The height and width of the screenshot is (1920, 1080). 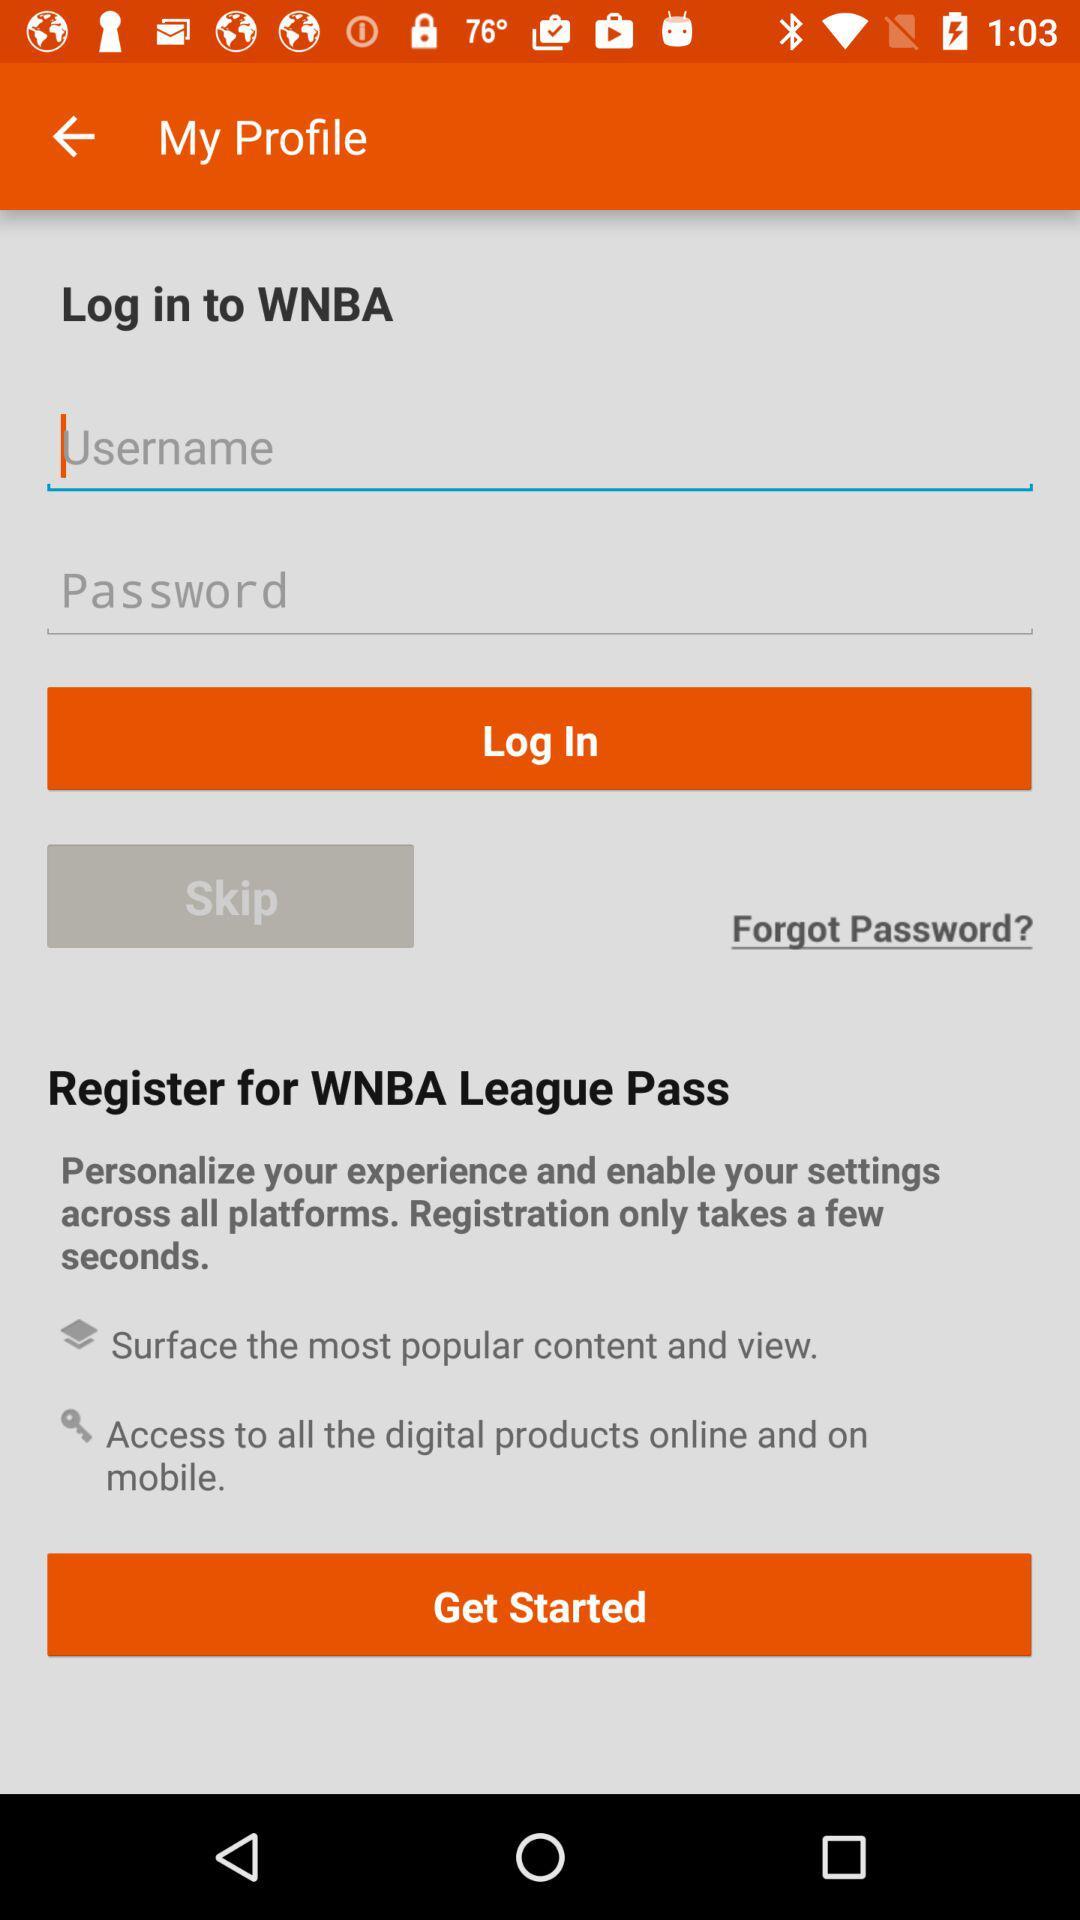 I want to click on the icon above register for wnba, so click(x=880, y=930).